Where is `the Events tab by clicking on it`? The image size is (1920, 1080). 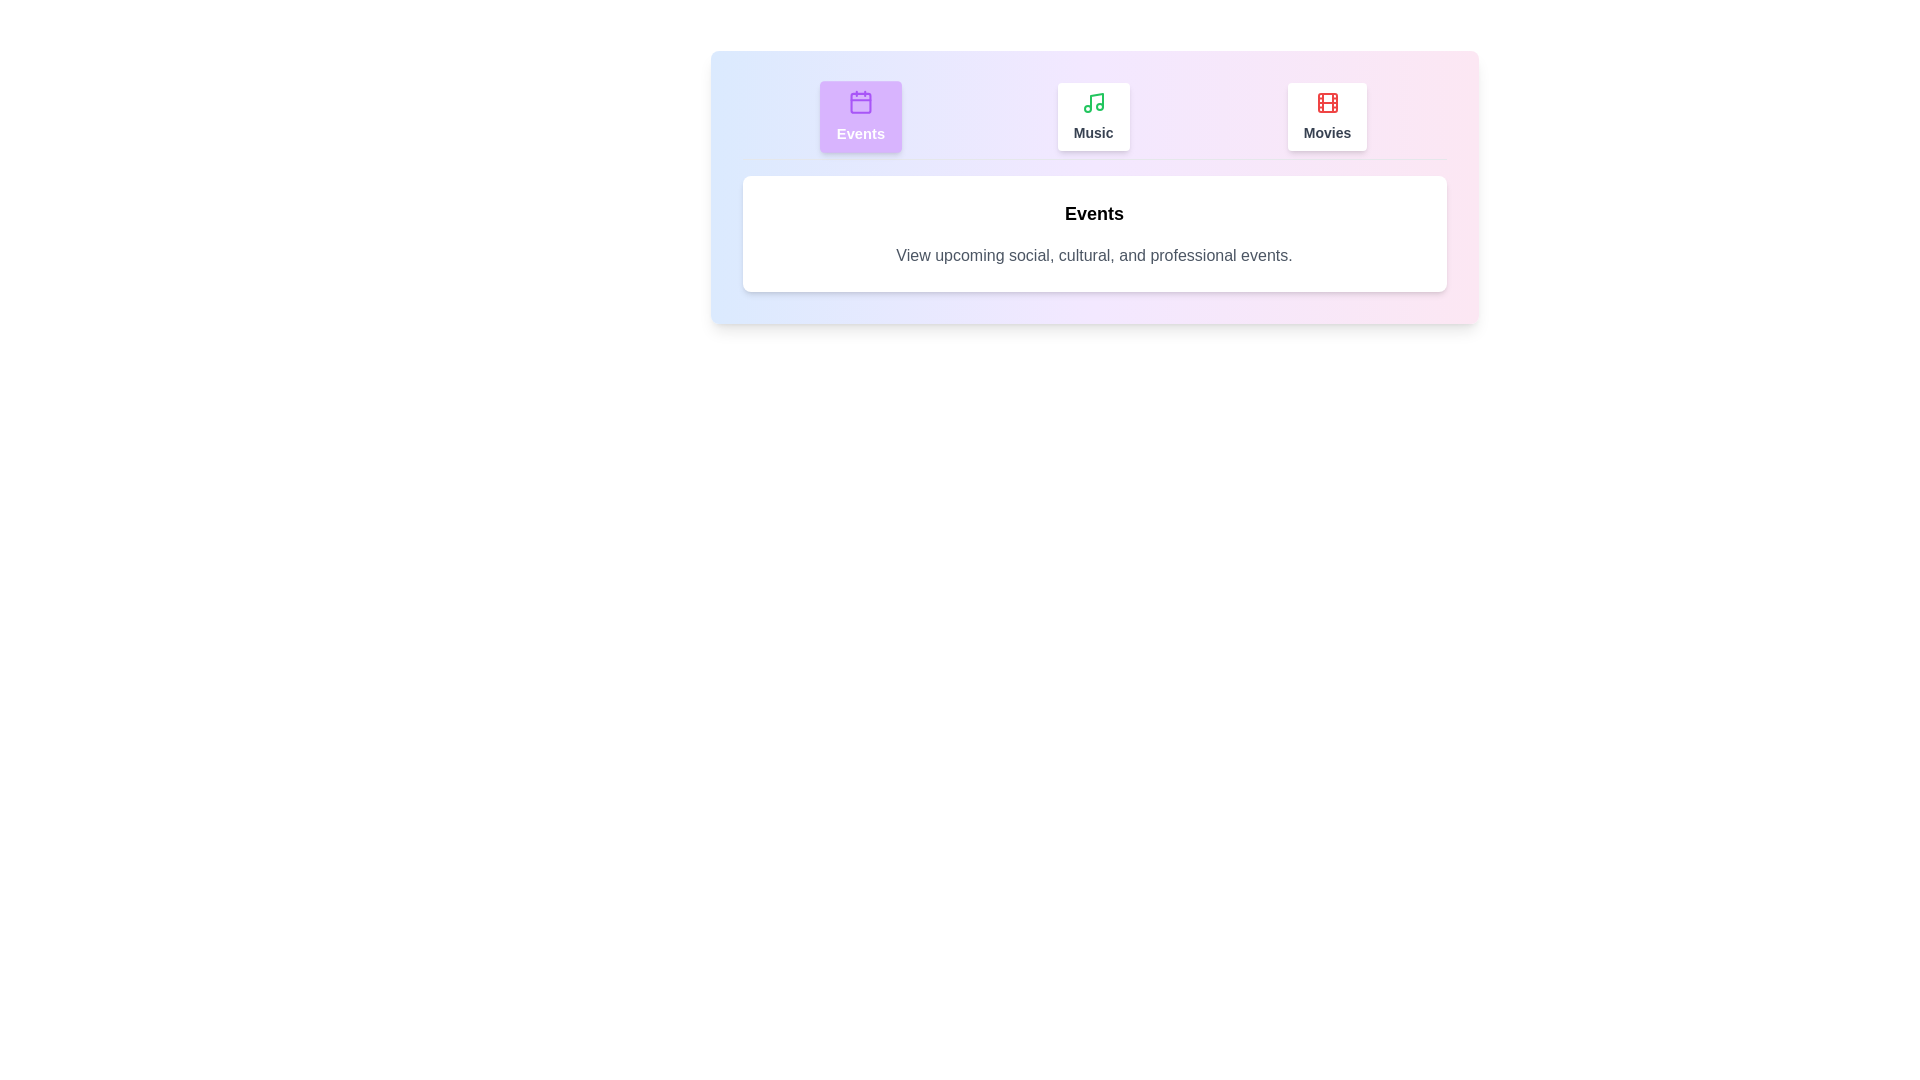 the Events tab by clicking on it is located at coordinates (860, 116).